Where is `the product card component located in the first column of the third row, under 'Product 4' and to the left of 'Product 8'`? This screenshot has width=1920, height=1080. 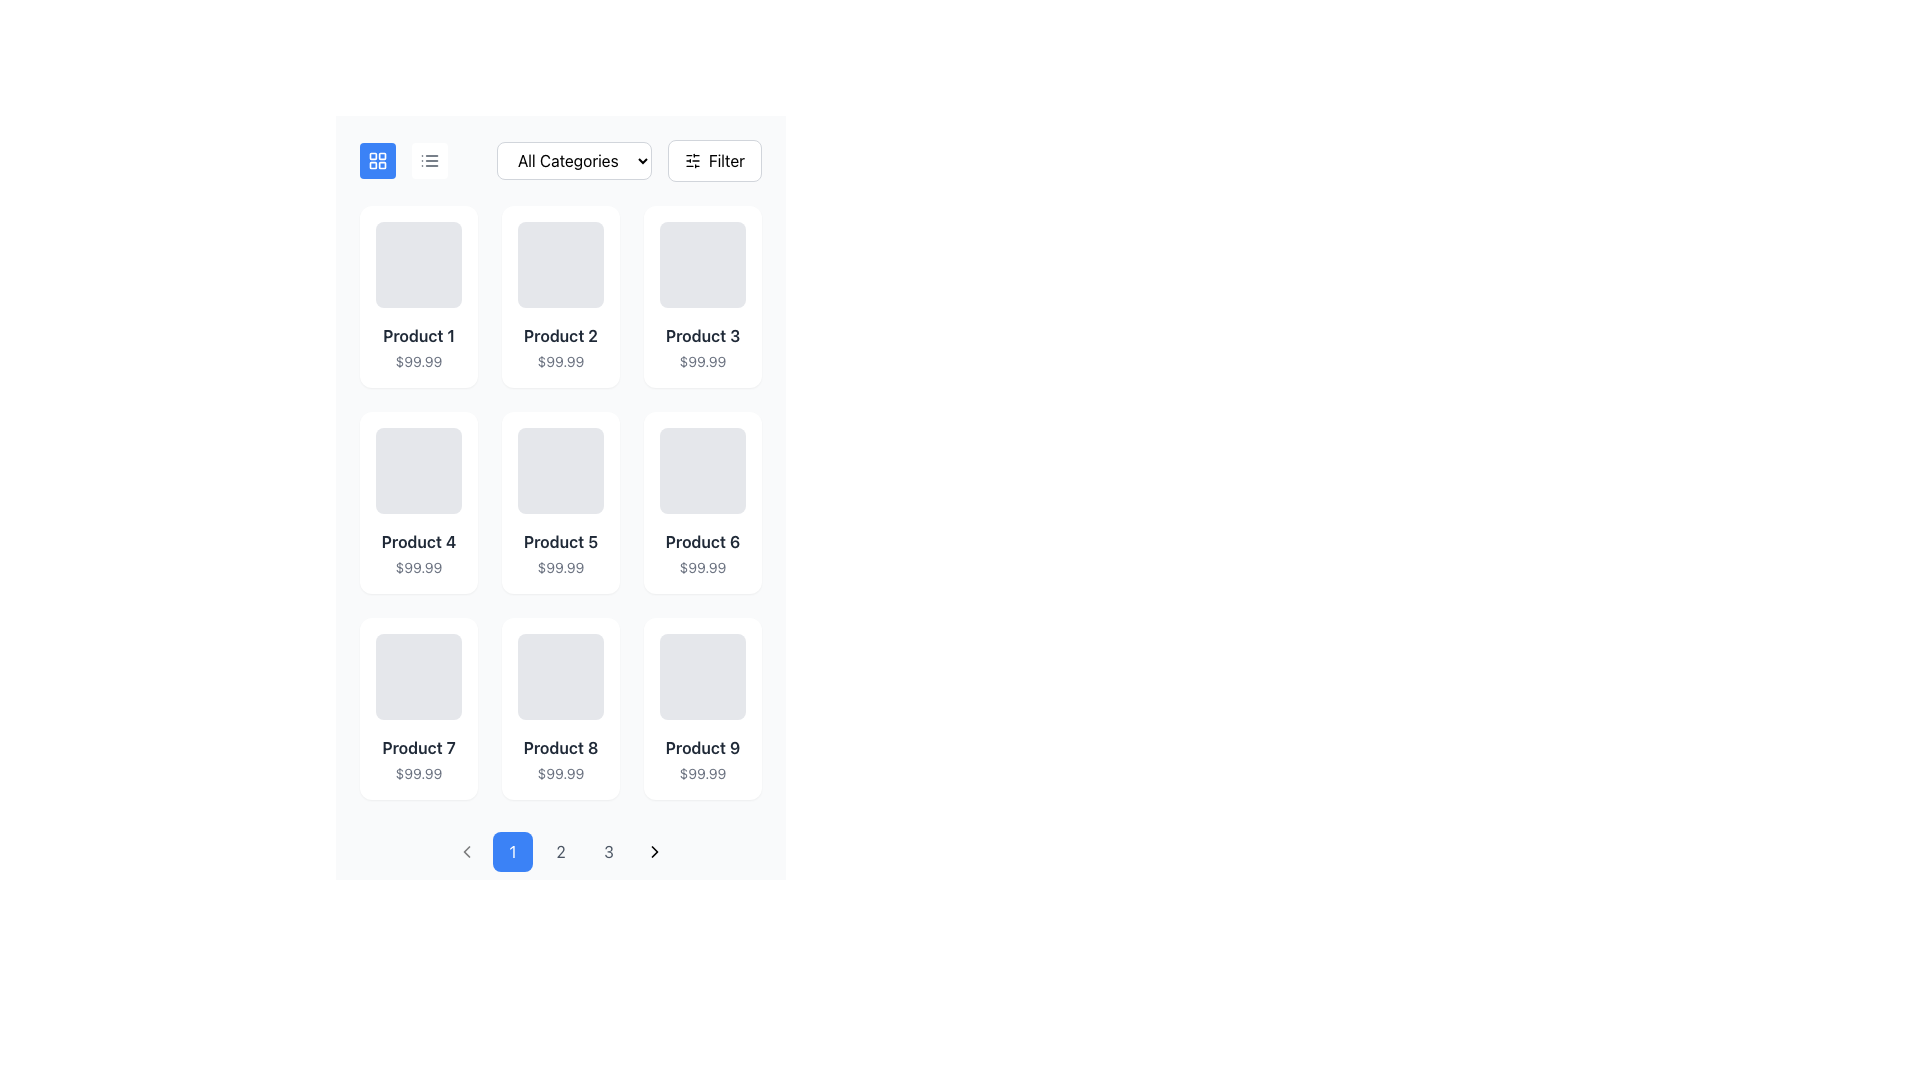 the product card component located in the first column of the third row, under 'Product 4' and to the left of 'Product 8' is located at coordinates (417, 708).